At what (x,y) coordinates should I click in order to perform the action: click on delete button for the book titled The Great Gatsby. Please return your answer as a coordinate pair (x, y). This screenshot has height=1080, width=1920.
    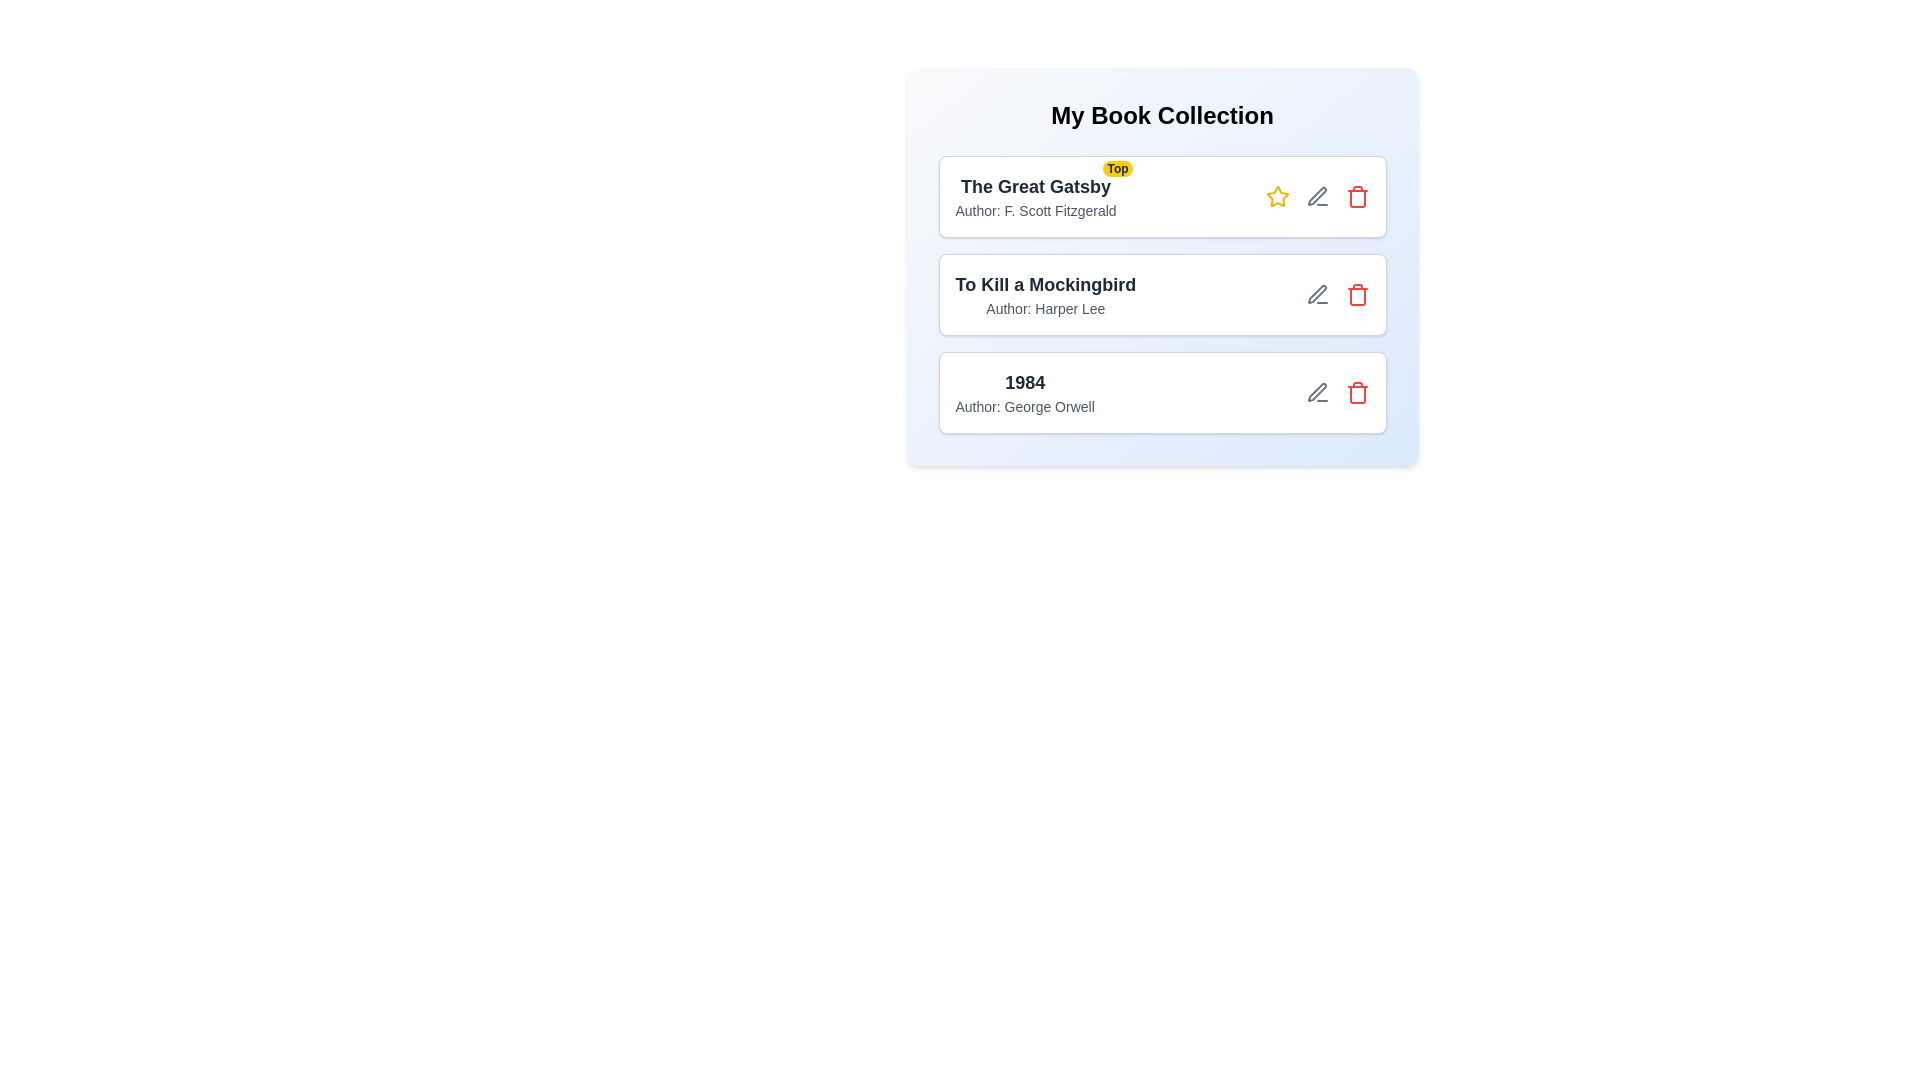
    Looking at the image, I should click on (1357, 196).